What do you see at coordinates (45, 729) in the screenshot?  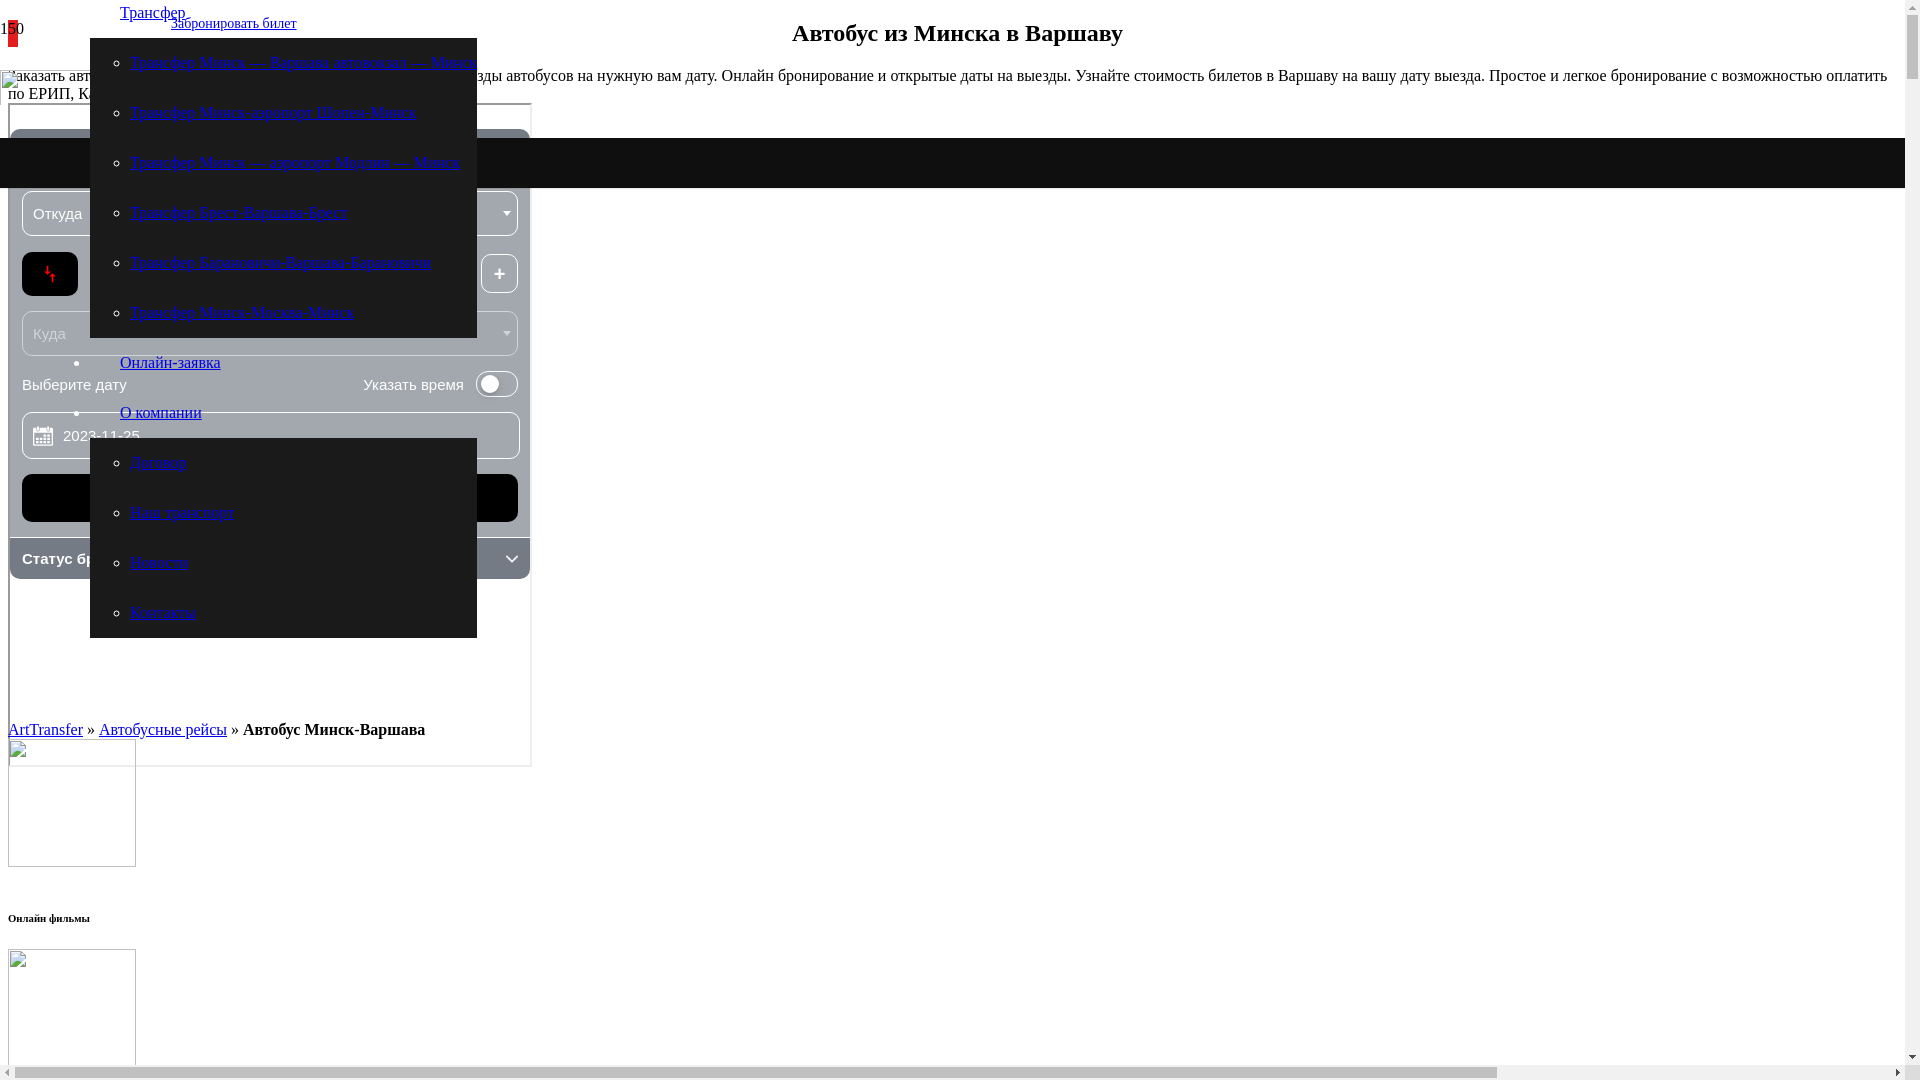 I see `'ArtTransfer'` at bounding box center [45, 729].